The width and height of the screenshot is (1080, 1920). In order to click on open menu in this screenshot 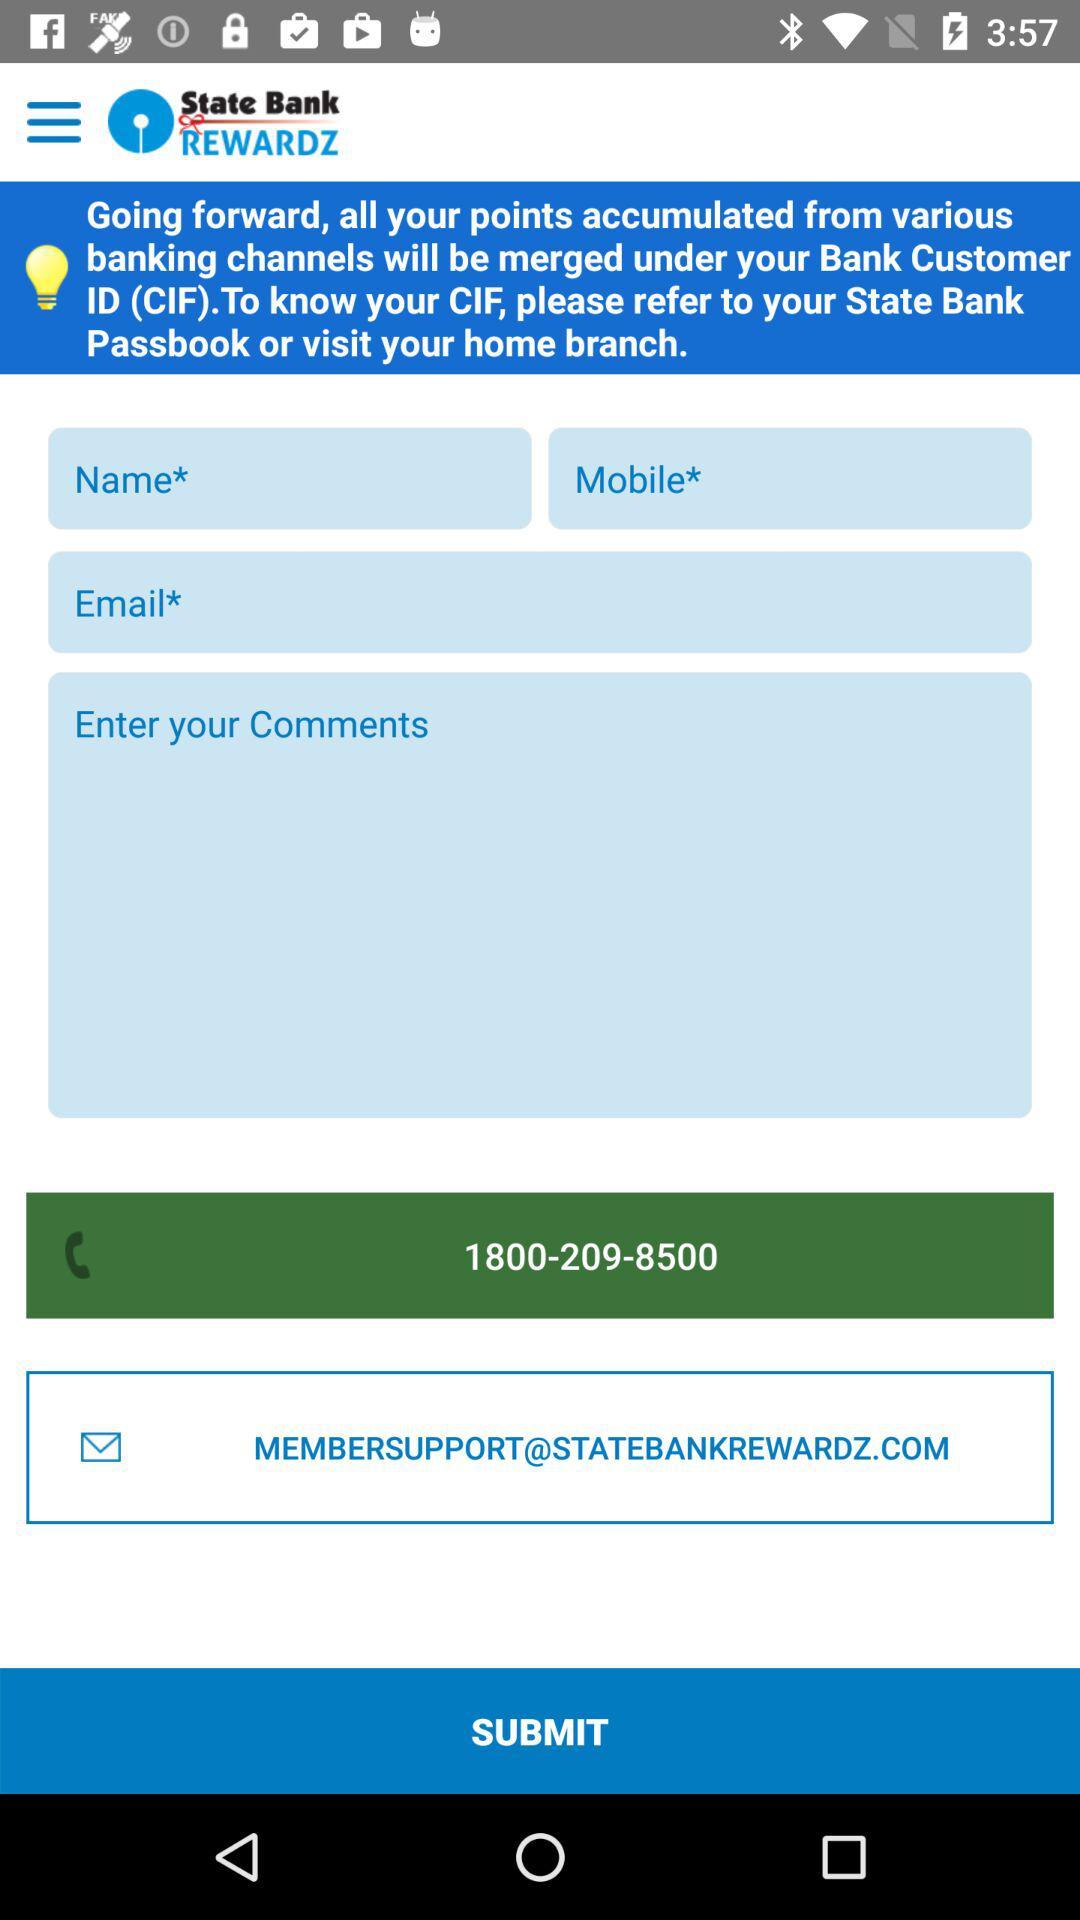, I will do `click(53, 121)`.